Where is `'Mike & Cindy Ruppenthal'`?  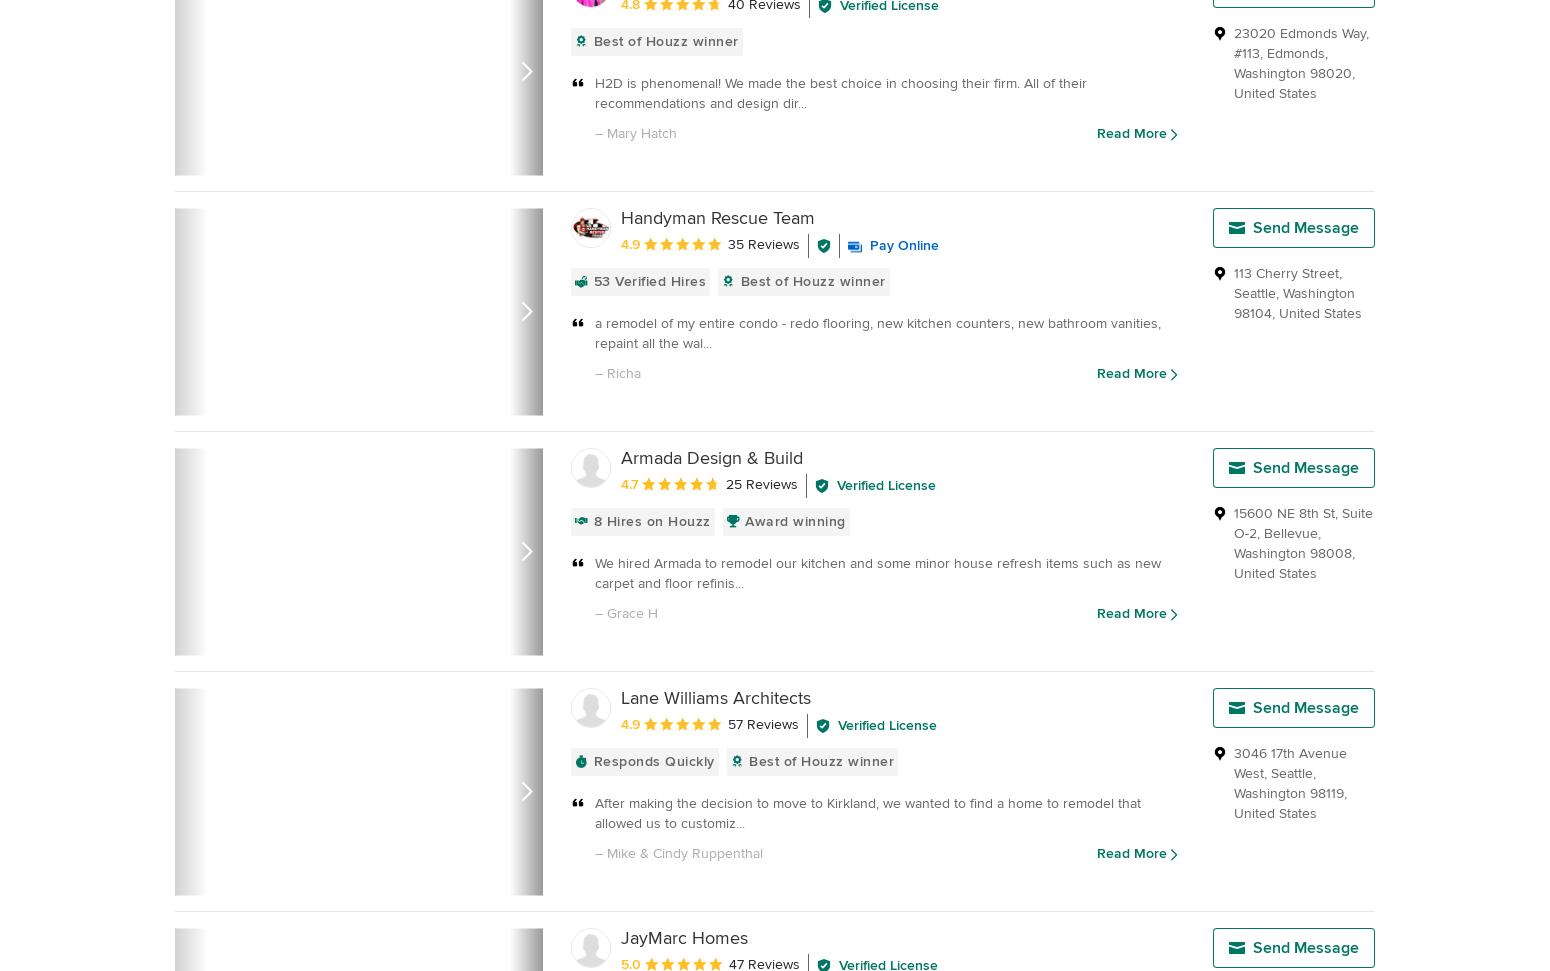
'Mike & Cindy Ruppenthal' is located at coordinates (606, 852).